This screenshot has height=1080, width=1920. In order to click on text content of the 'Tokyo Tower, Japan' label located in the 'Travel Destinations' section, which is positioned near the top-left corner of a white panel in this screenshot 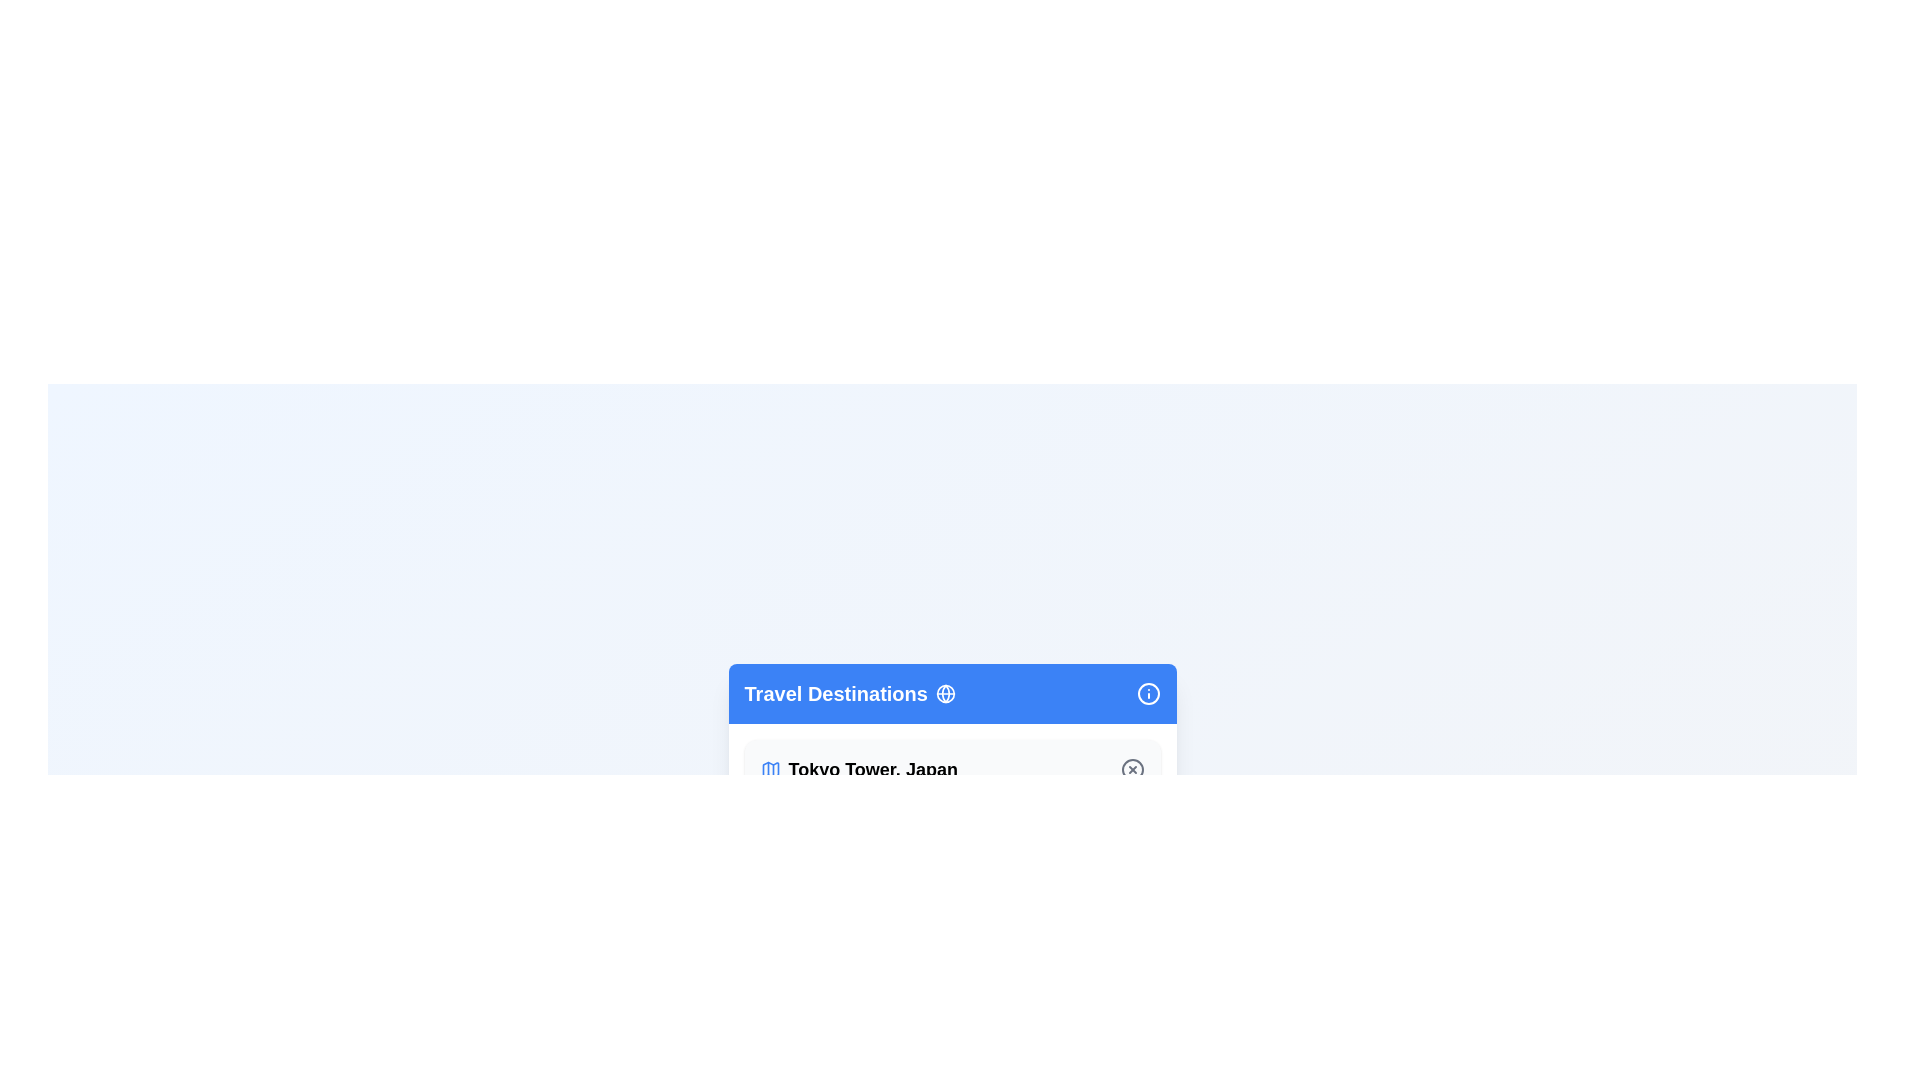, I will do `click(859, 769)`.